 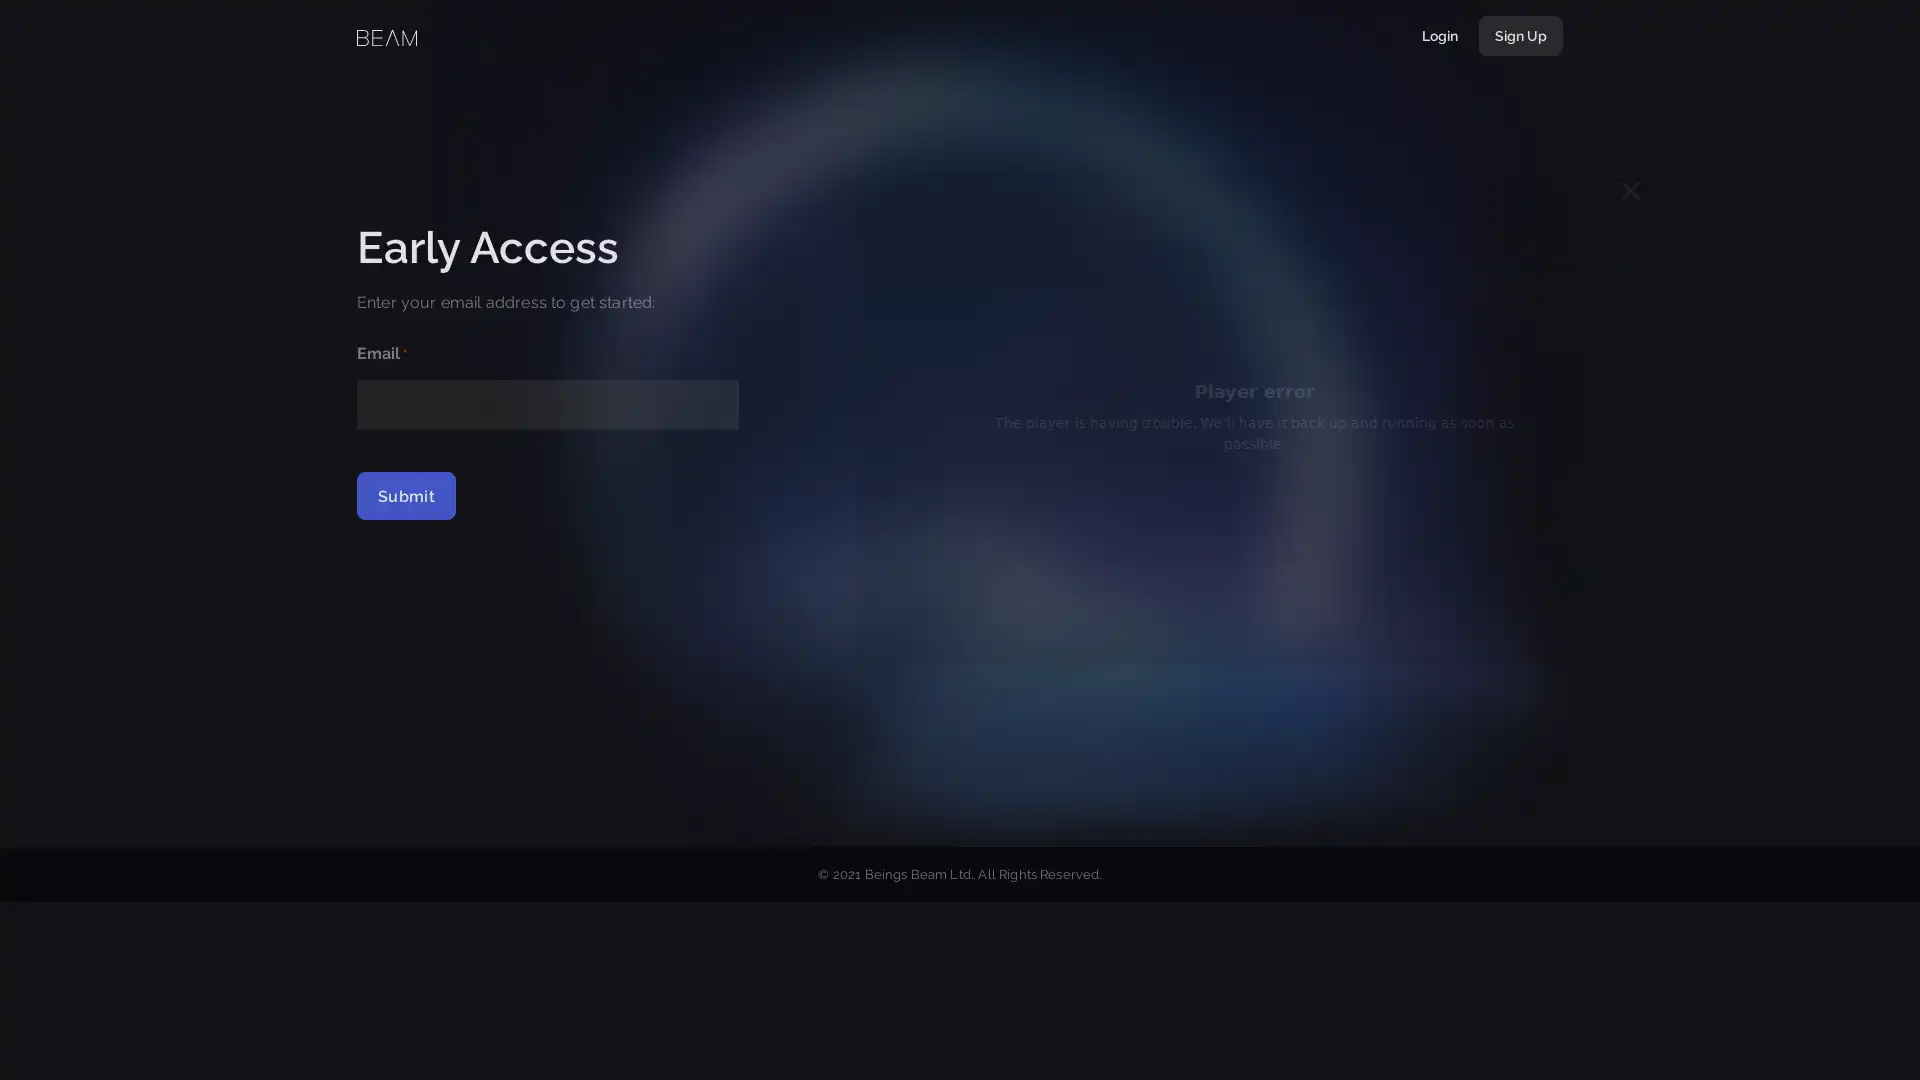 I want to click on Submit, so click(x=405, y=495).